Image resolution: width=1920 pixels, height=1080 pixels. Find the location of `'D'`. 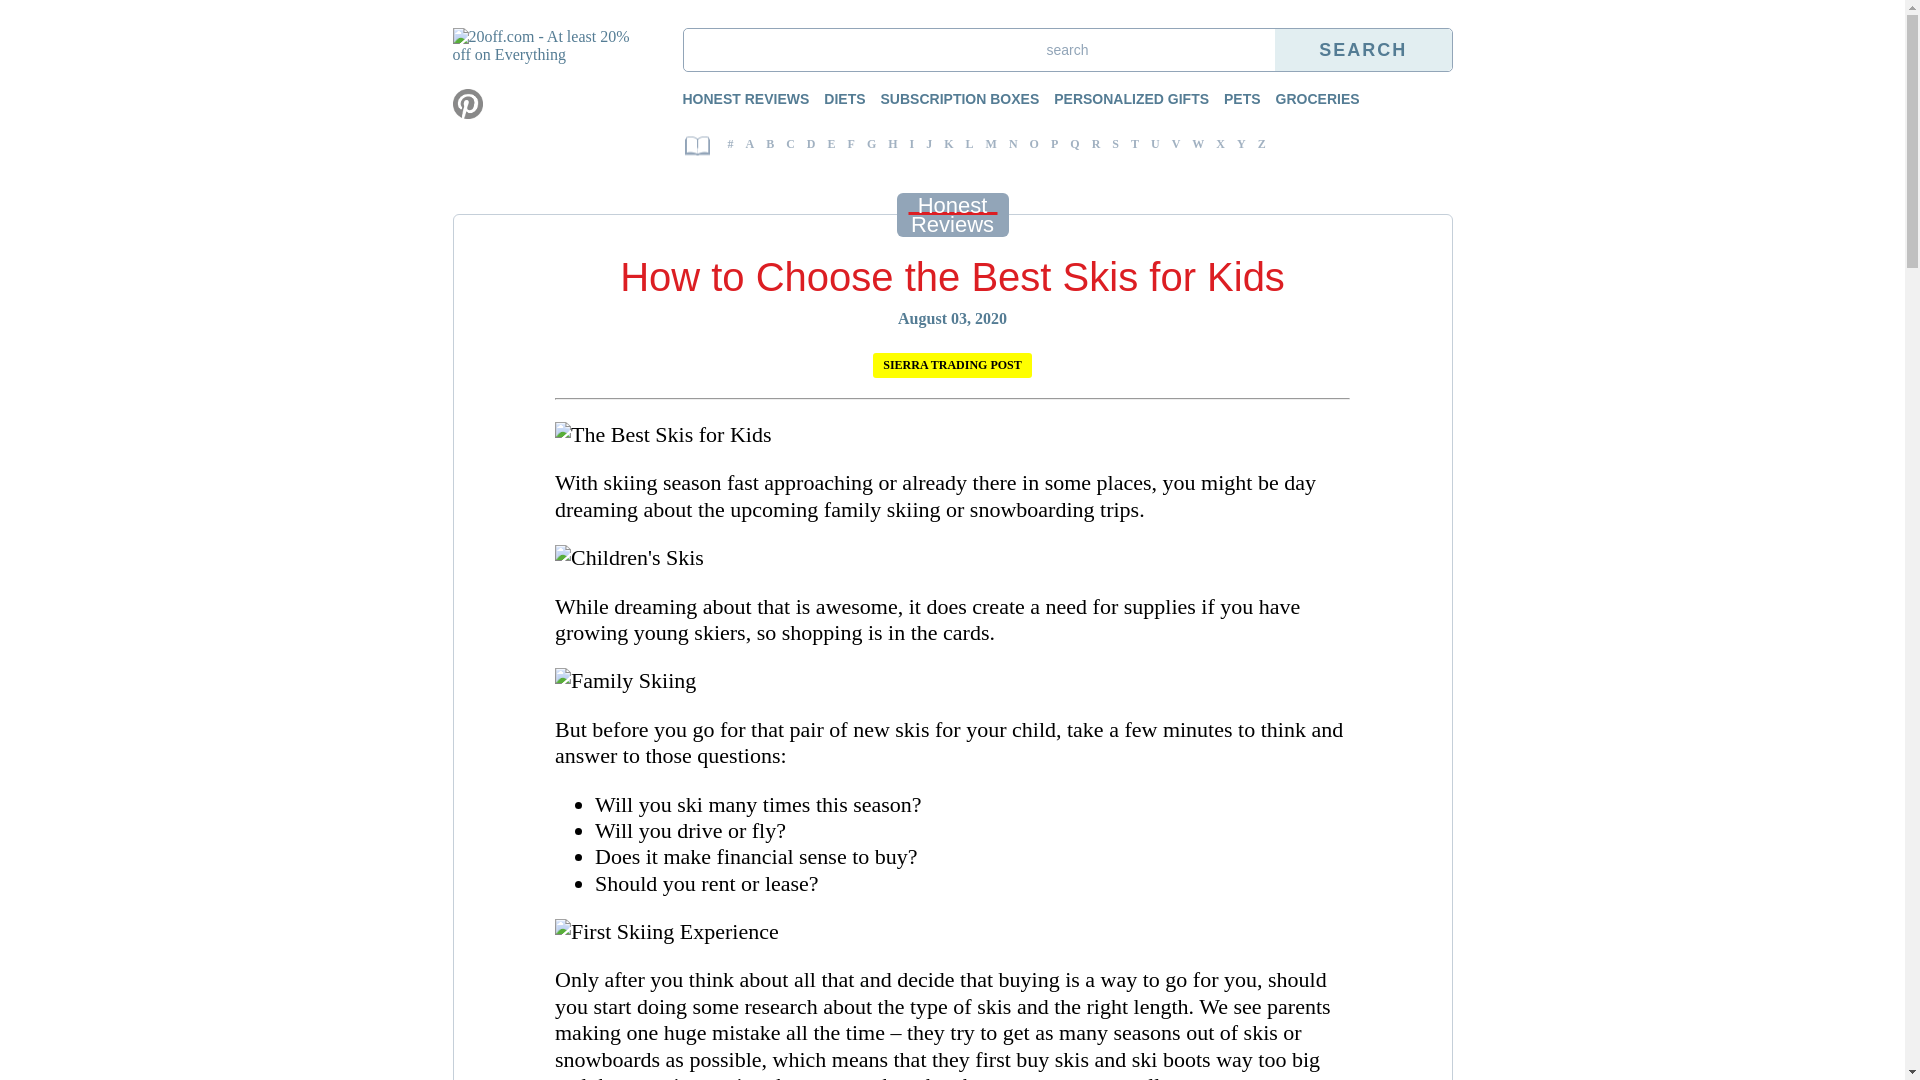

'D' is located at coordinates (811, 143).